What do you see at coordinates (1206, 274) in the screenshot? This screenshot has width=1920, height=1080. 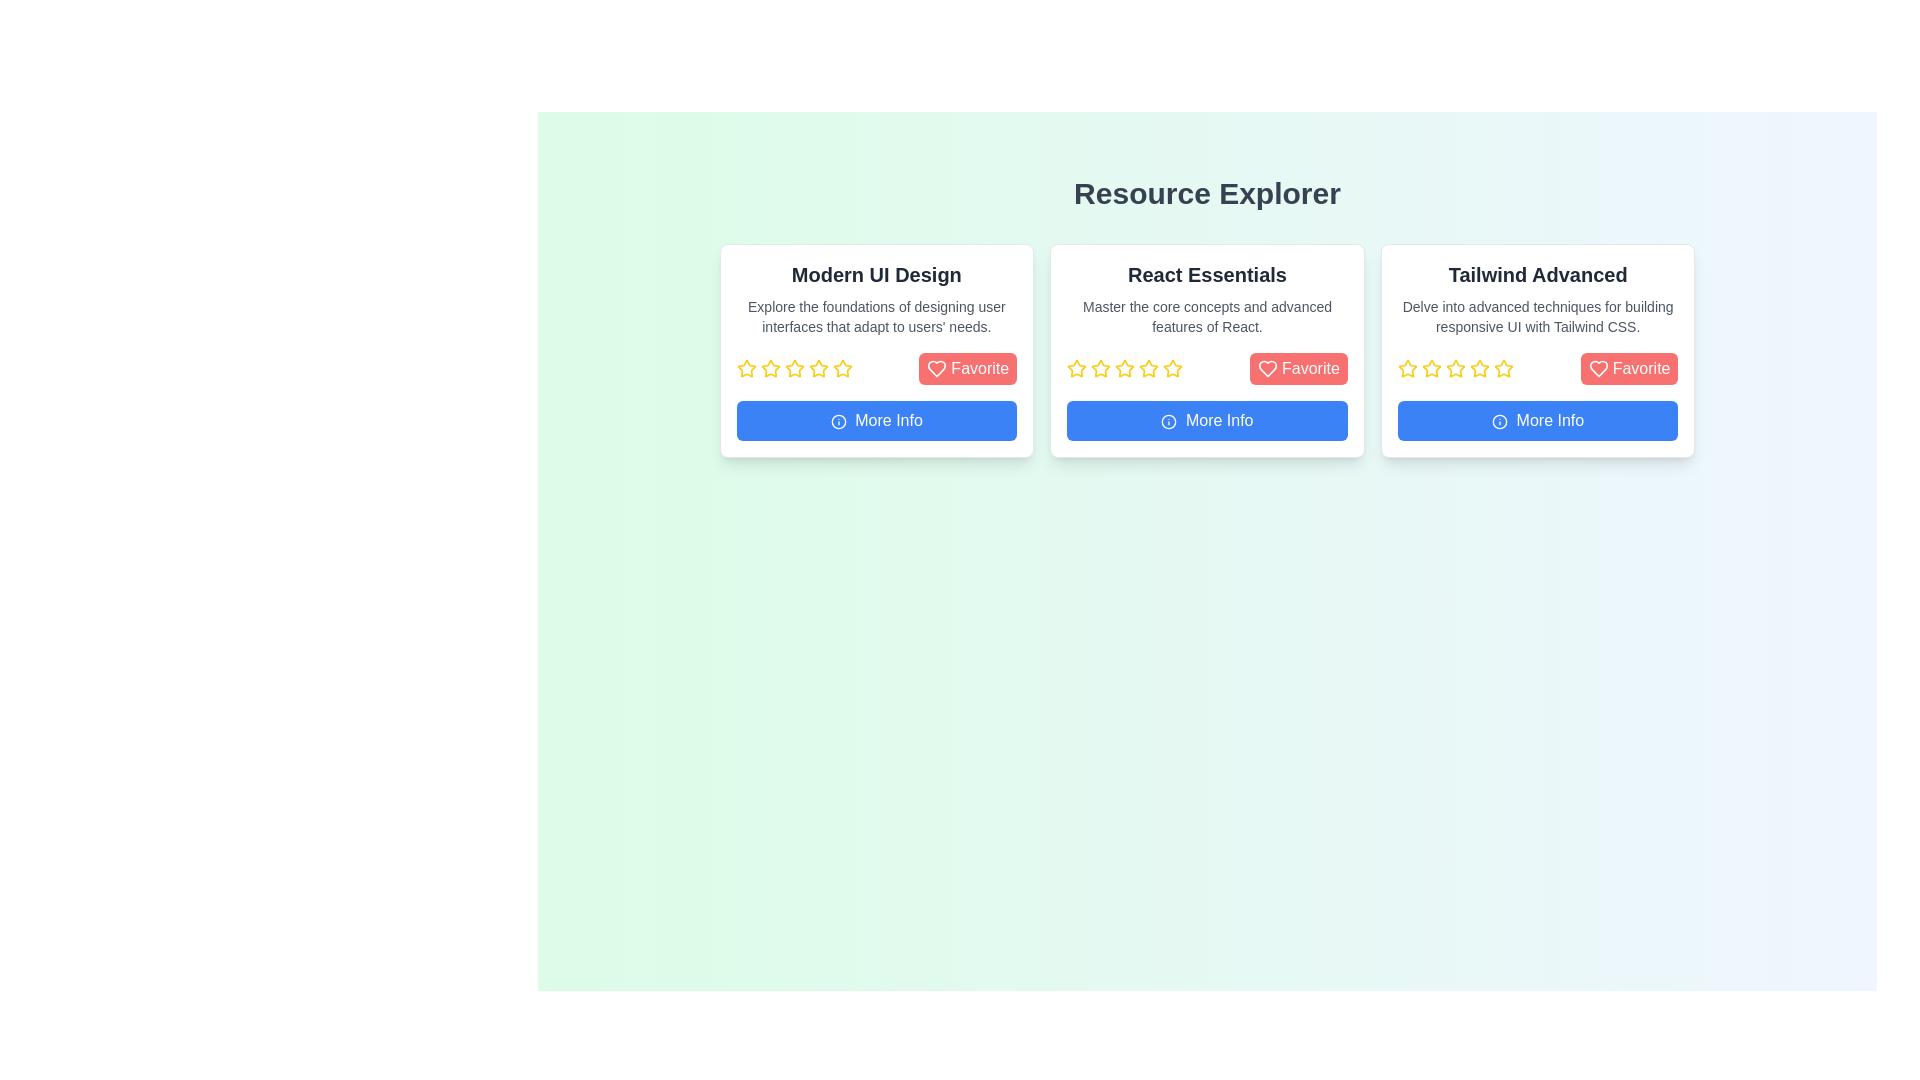 I see `the heading element styled in bold typography displaying the text 'React Essentials', located at the top of the middle card in a three-card layout` at bounding box center [1206, 274].